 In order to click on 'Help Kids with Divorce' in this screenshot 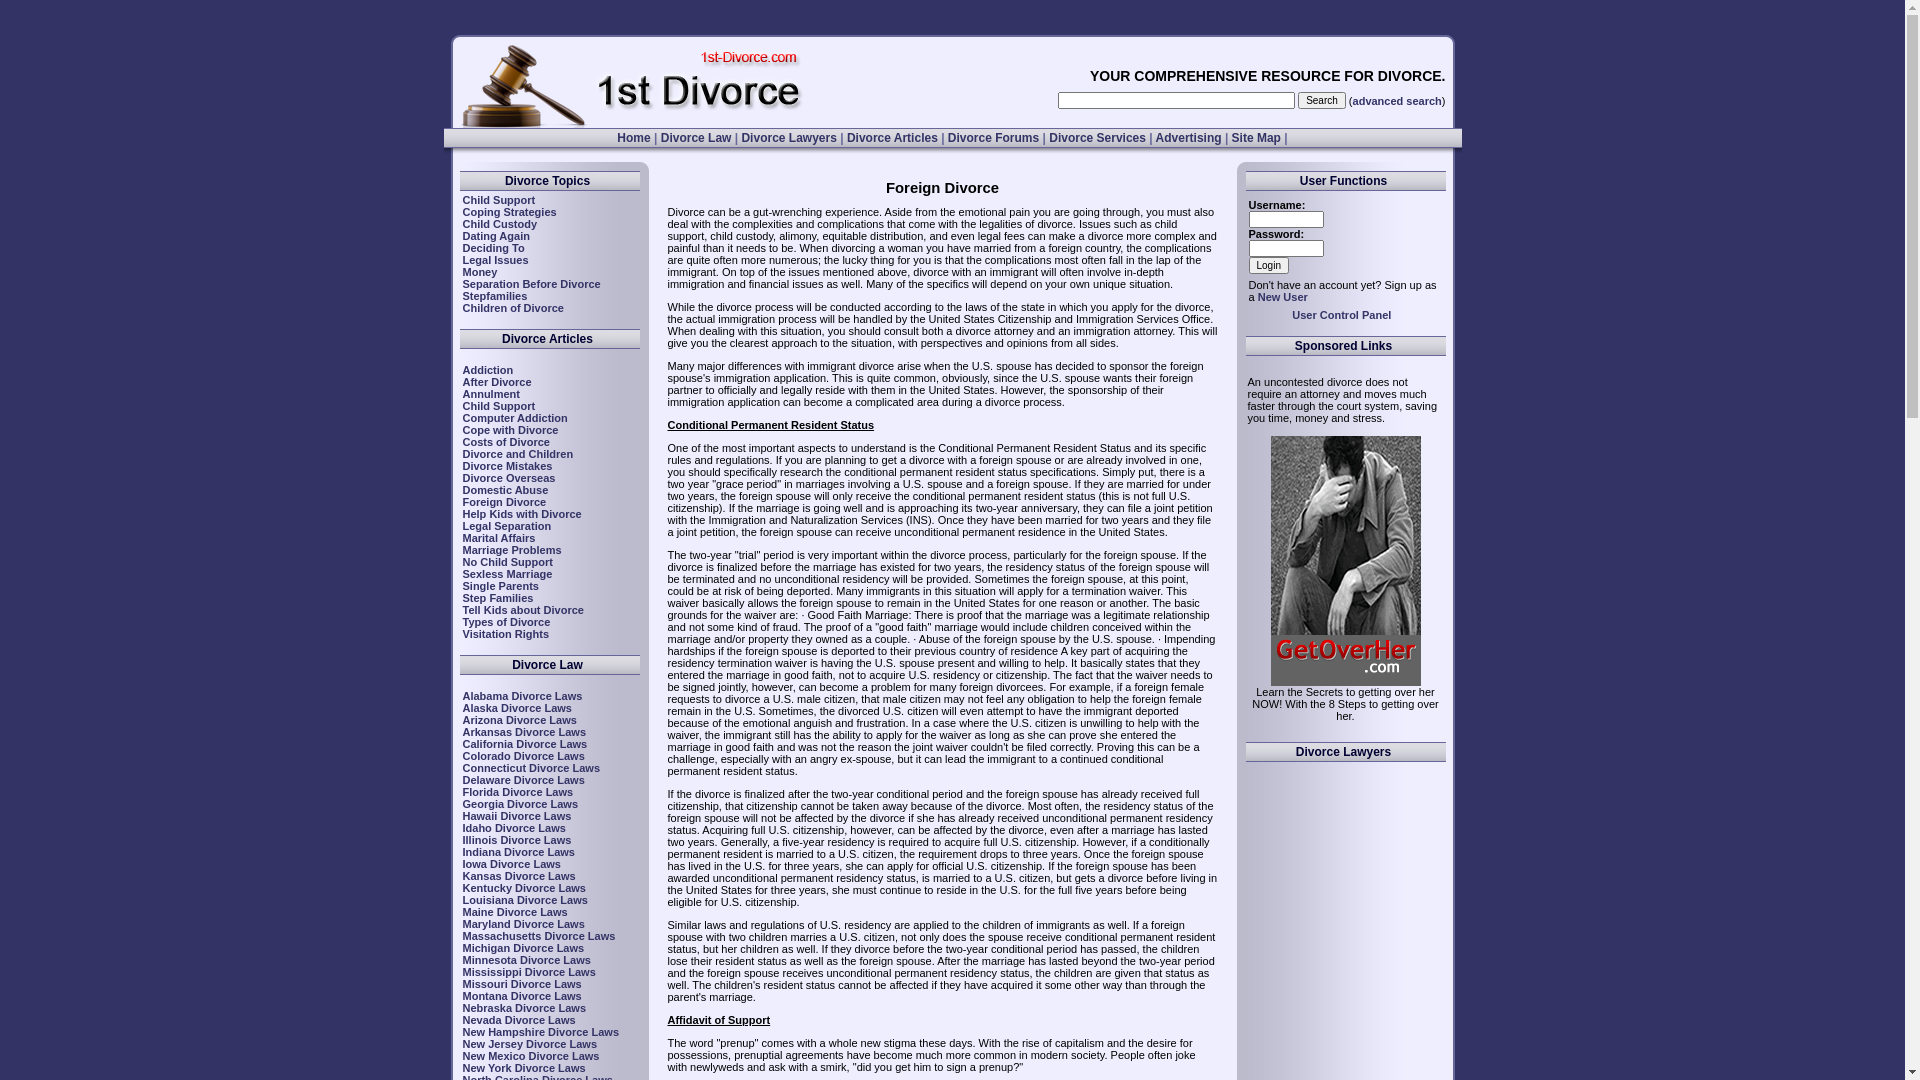, I will do `click(460, 512)`.